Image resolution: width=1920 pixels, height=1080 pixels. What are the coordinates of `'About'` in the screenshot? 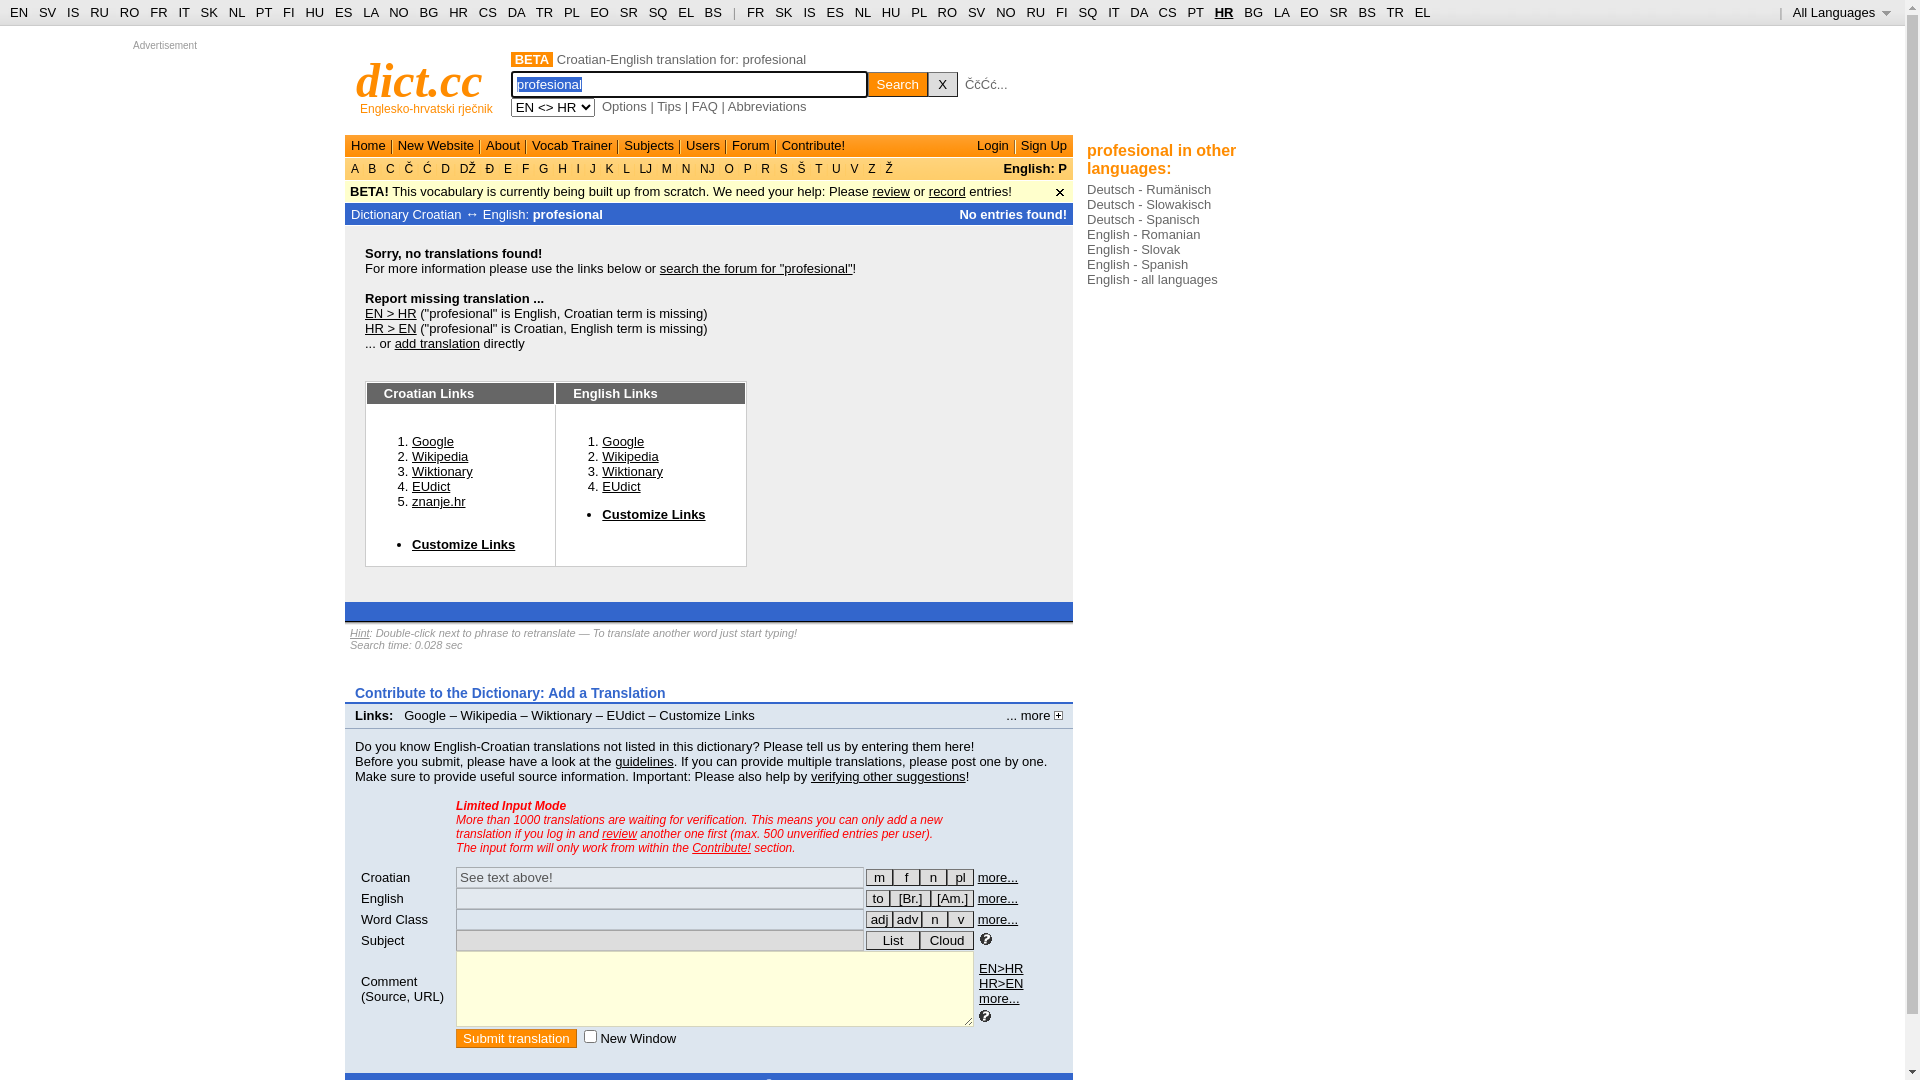 It's located at (503, 144).